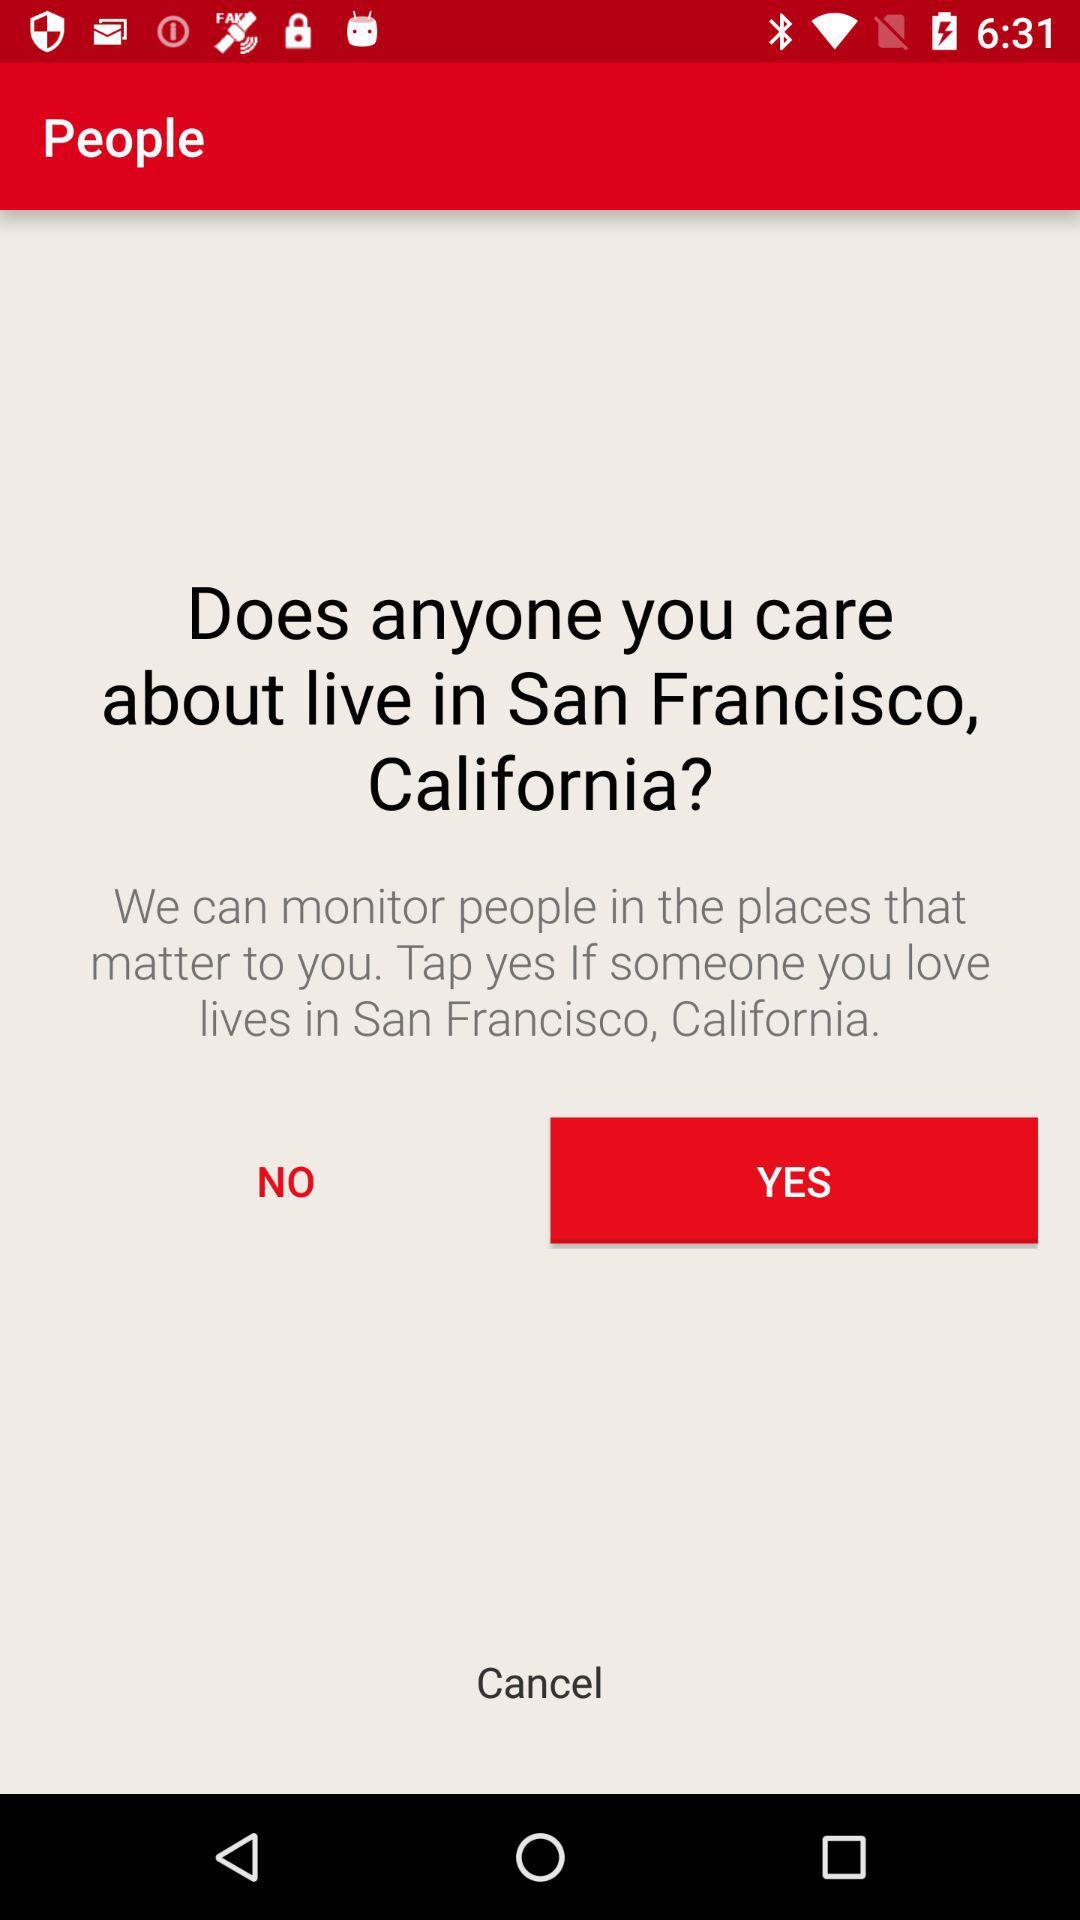  What do you see at coordinates (285, 1180) in the screenshot?
I see `the no` at bounding box center [285, 1180].